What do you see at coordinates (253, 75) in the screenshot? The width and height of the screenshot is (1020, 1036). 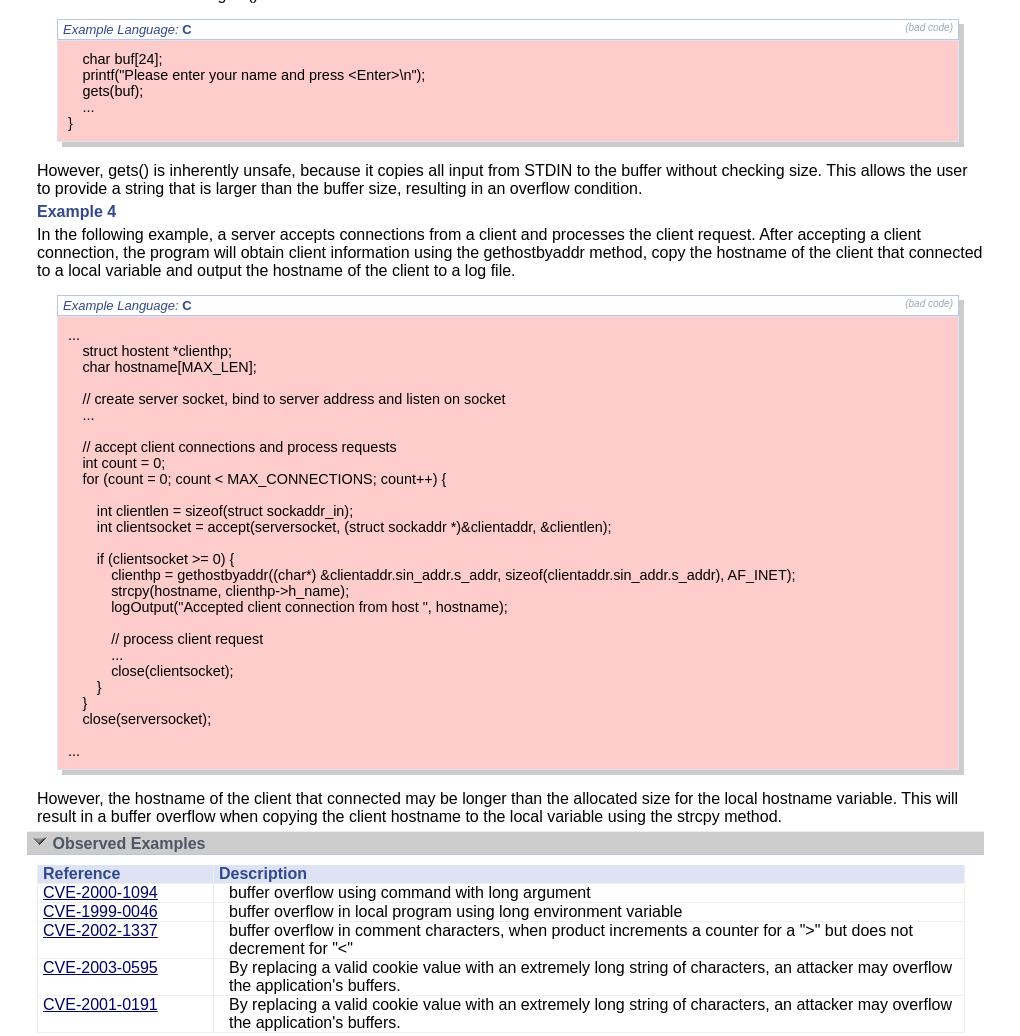 I see `'printf("Please enter your name and press <Enter>\n");'` at bounding box center [253, 75].